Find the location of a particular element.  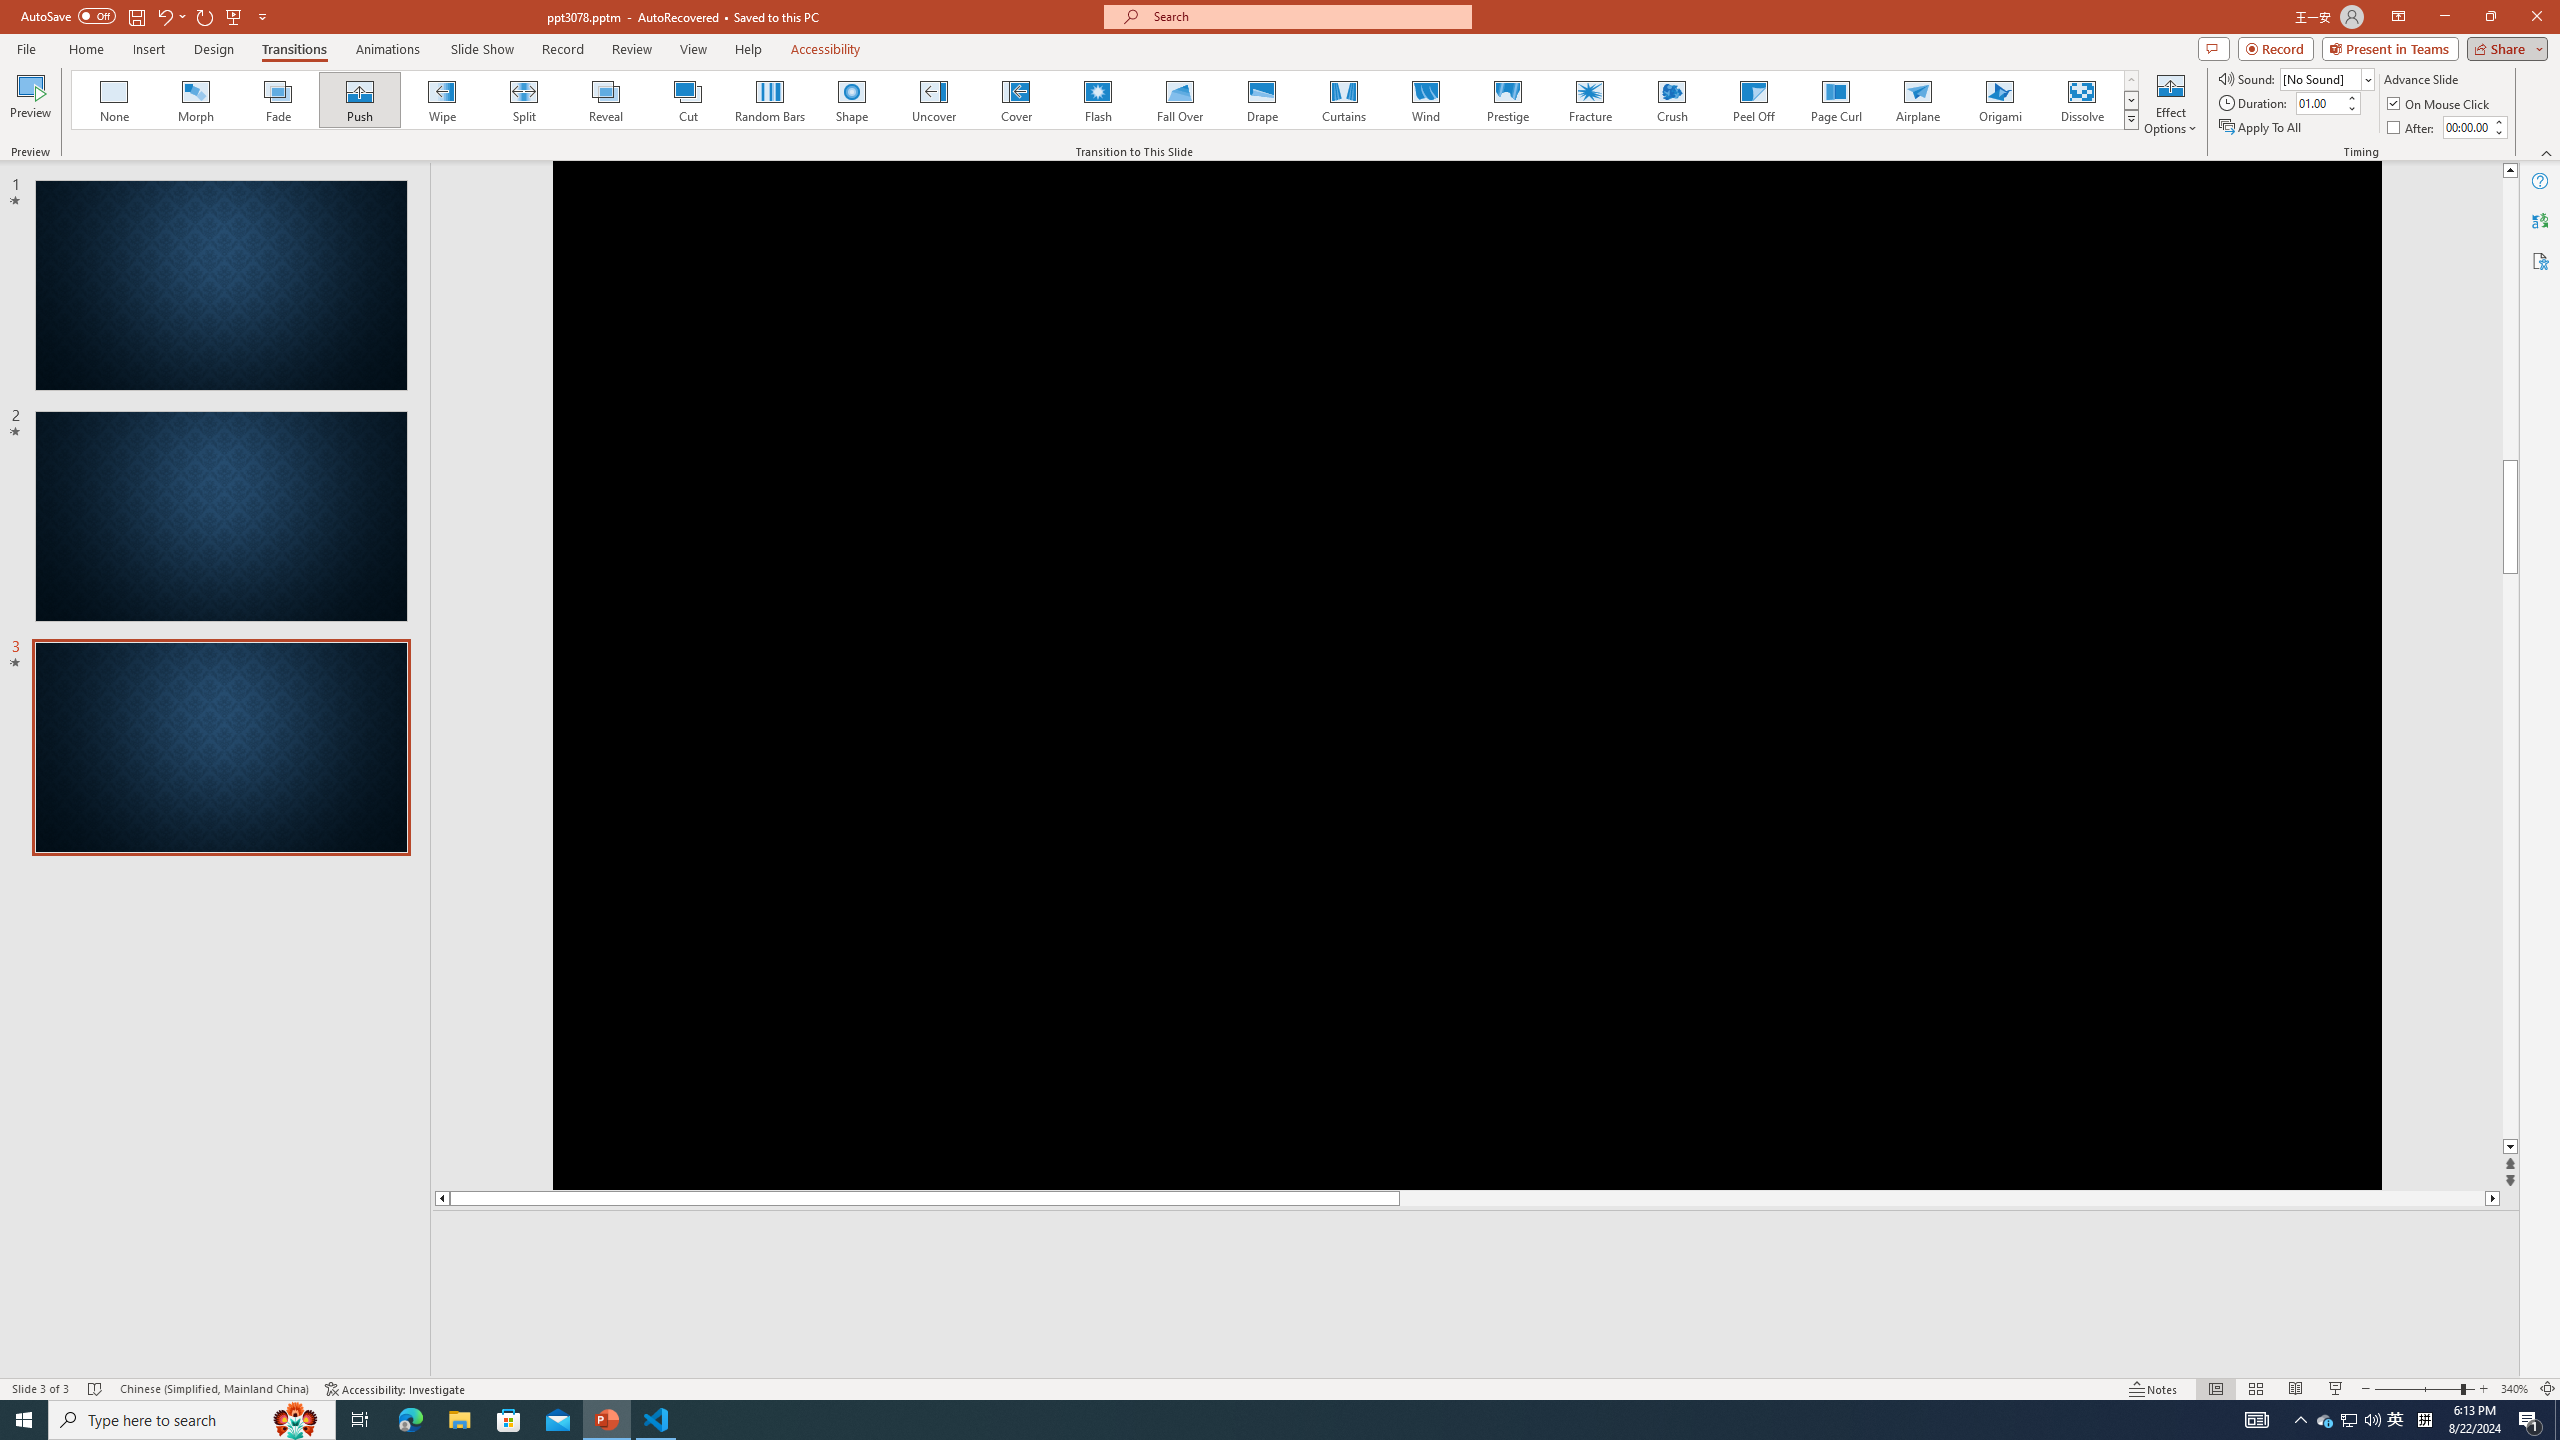

'Wipe' is located at coordinates (441, 99).